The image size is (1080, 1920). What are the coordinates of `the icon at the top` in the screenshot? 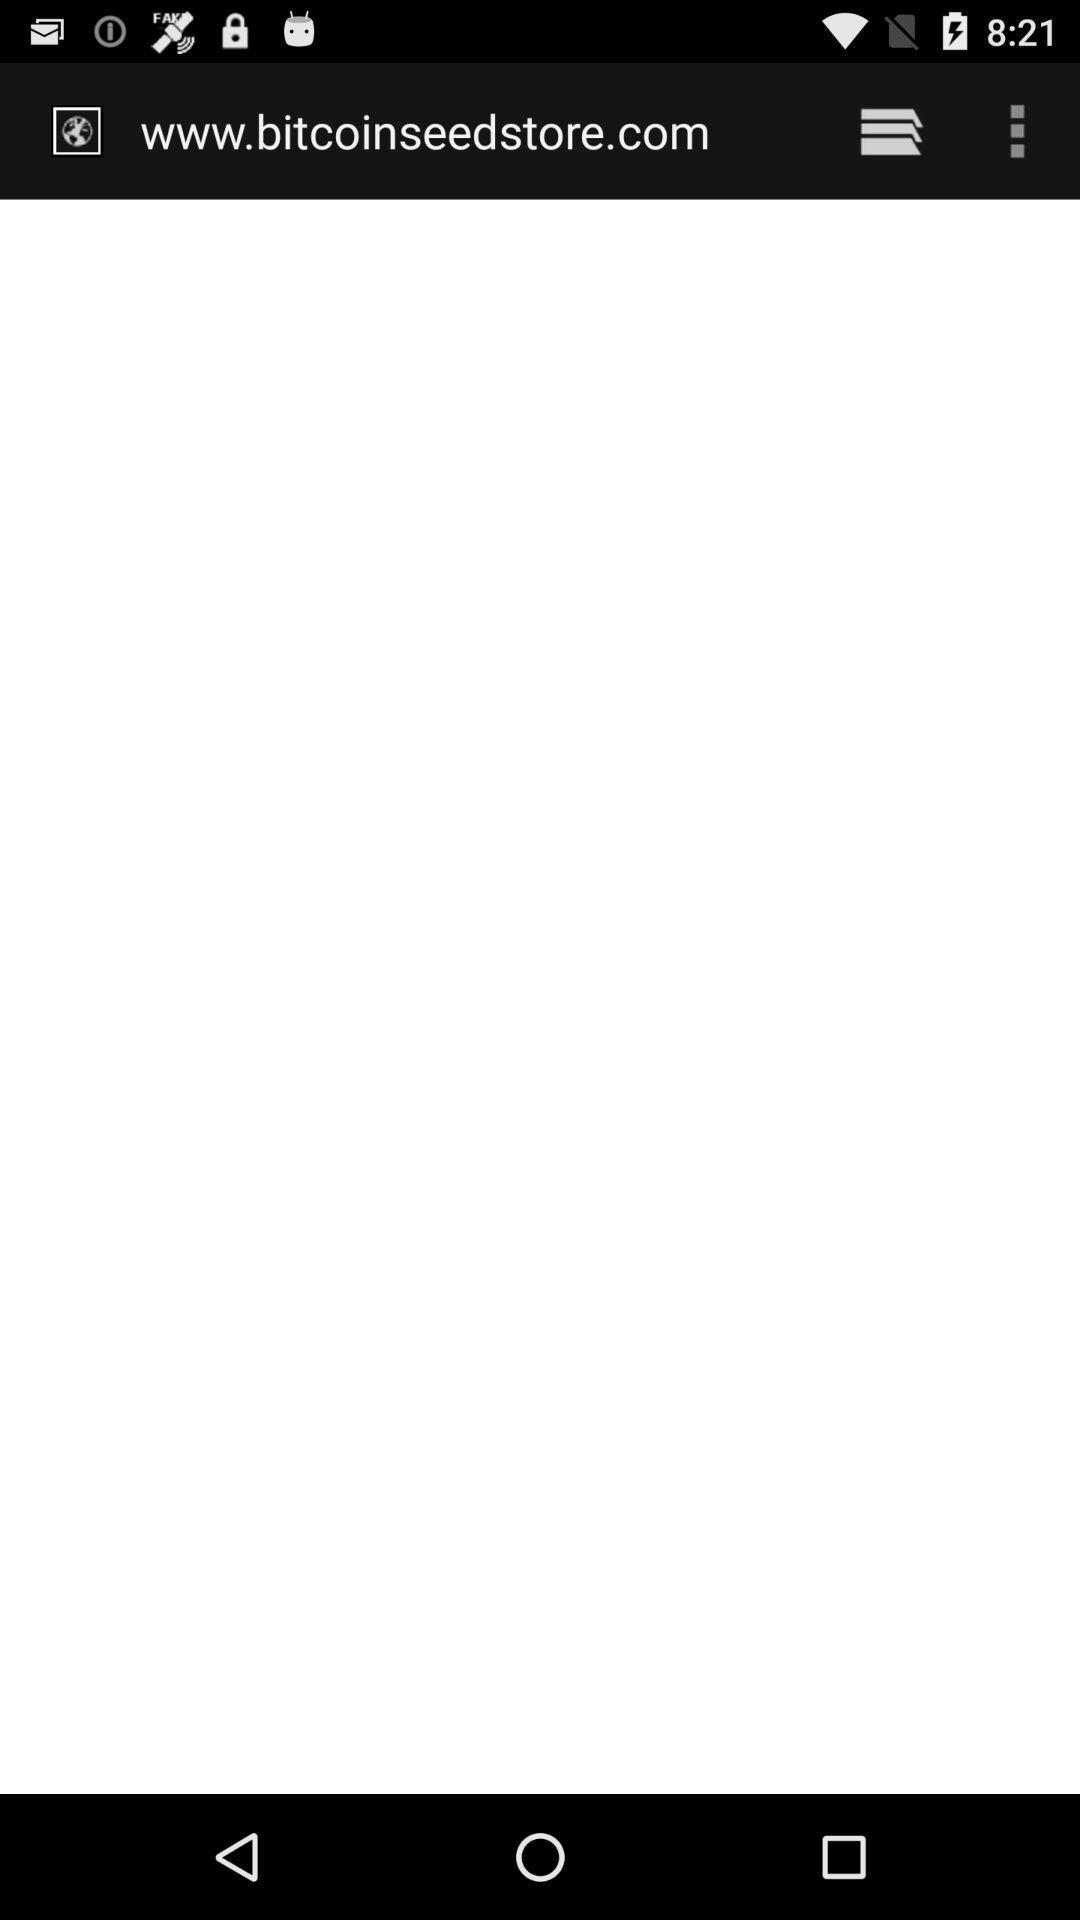 It's located at (472, 130).